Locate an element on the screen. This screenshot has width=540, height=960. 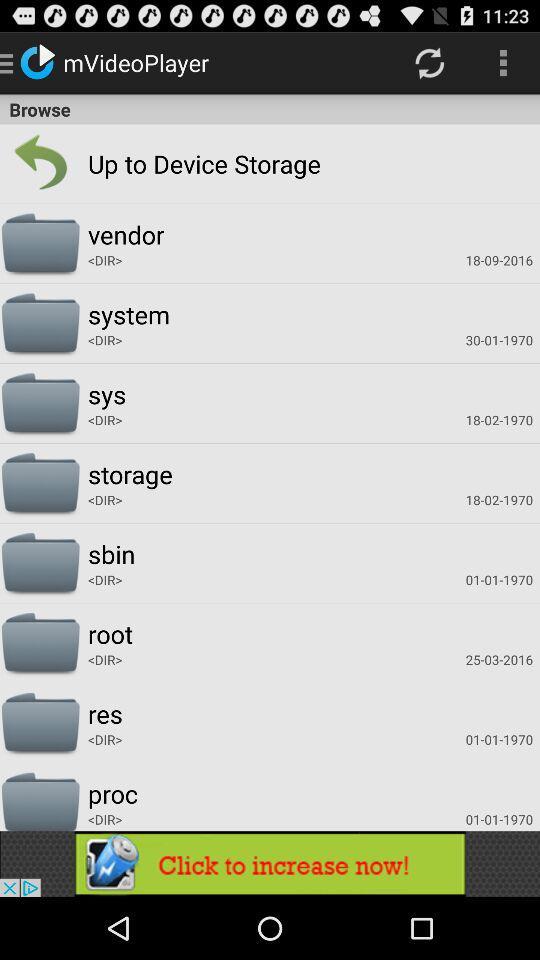
the up to storage app is located at coordinates (162, 162).